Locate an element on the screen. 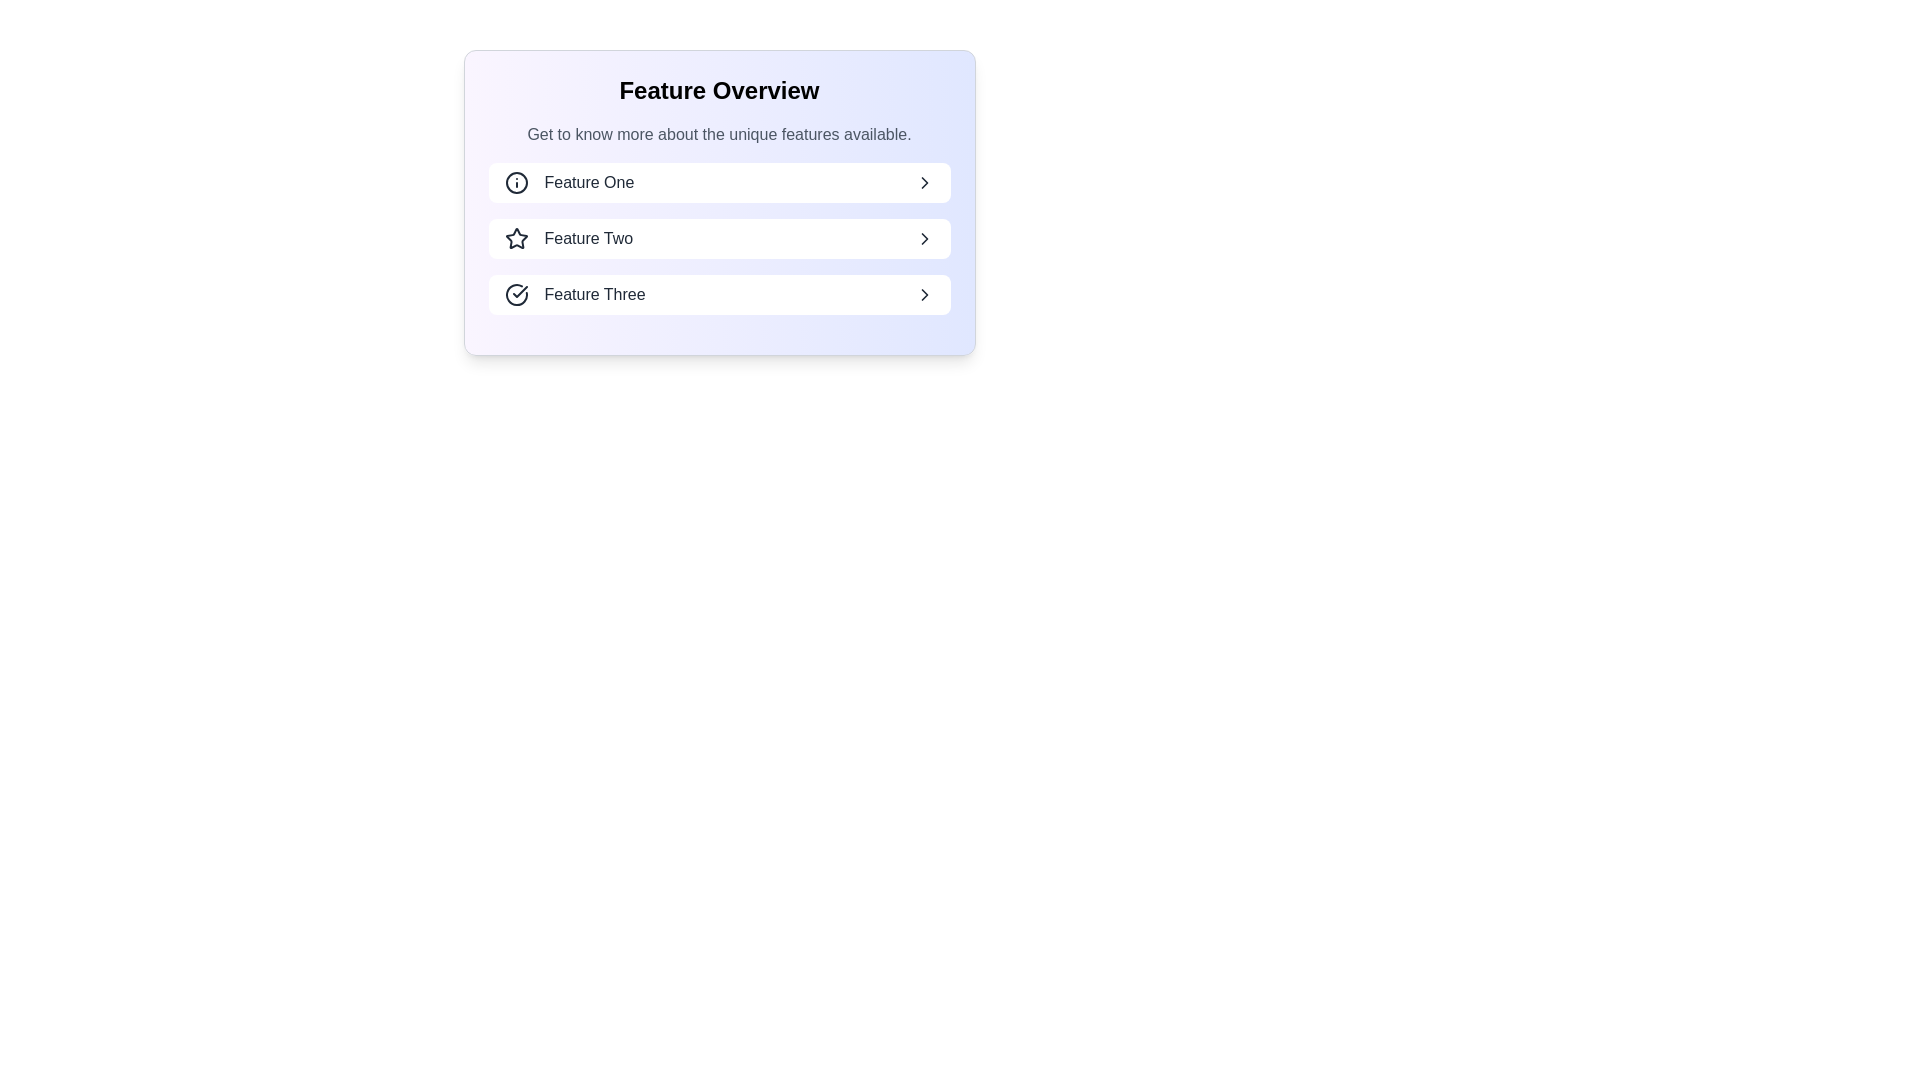  the third item in the vertical list, which is used for navigation and presents additional information about the labeled feature is located at coordinates (574, 294).